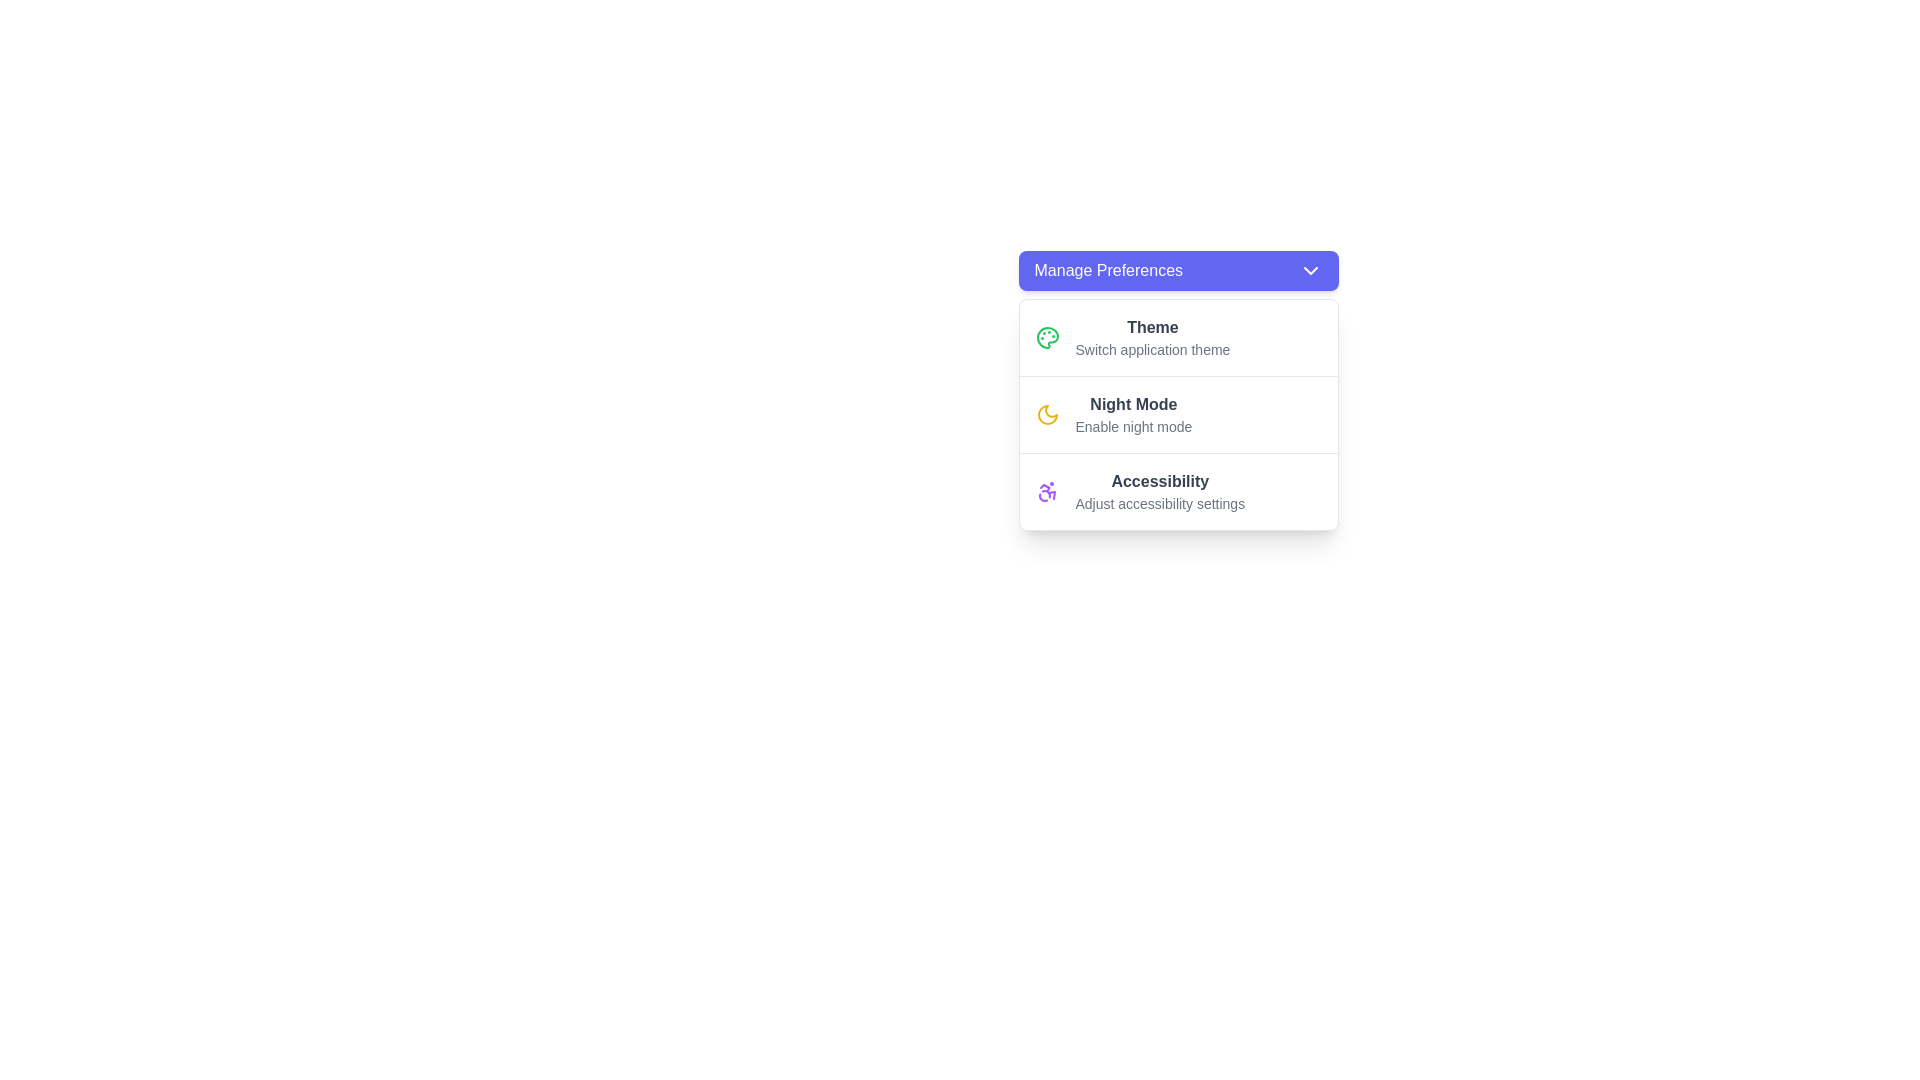 Image resolution: width=1920 pixels, height=1080 pixels. What do you see at coordinates (1046, 337) in the screenshot?
I see `the decorative icon next to the 'Theme' menu option in the 'Manage Preferences' dropdown` at bounding box center [1046, 337].